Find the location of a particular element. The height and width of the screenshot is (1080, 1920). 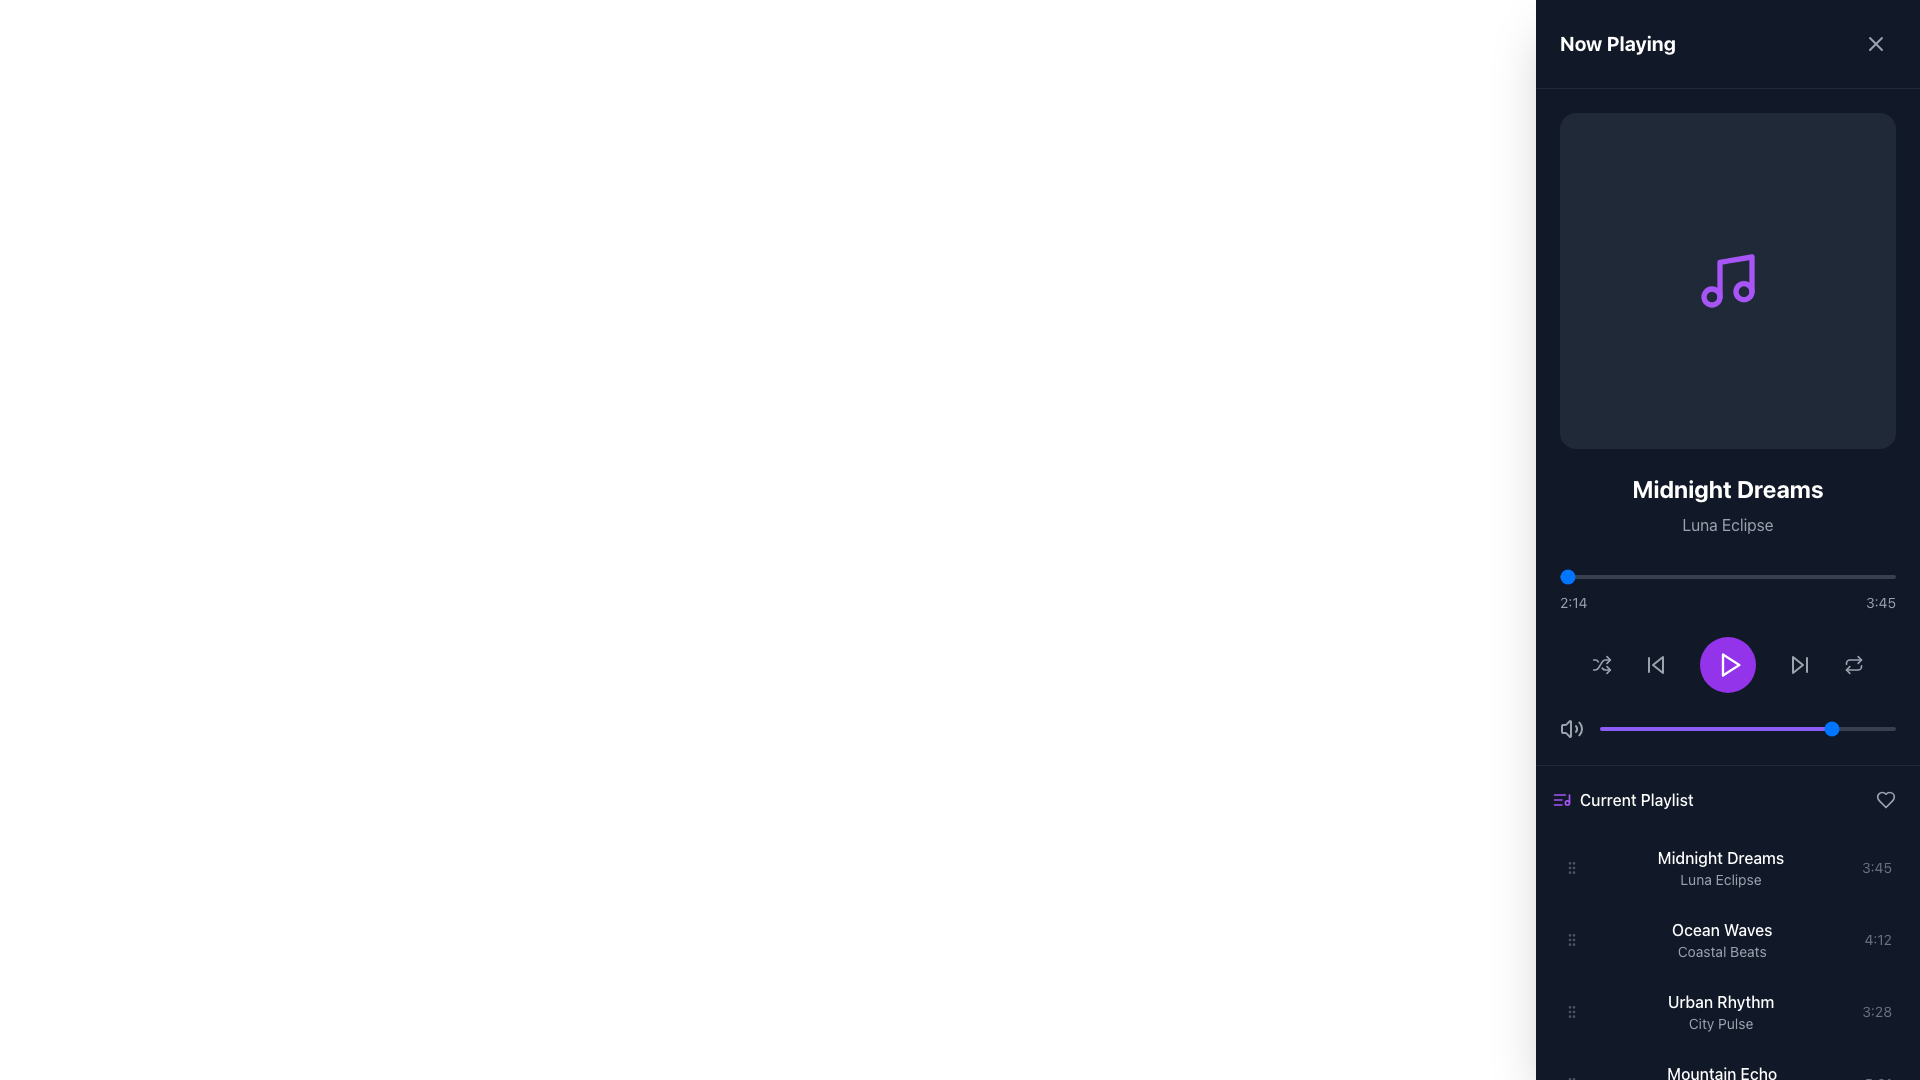

the slider is located at coordinates (1741, 729).